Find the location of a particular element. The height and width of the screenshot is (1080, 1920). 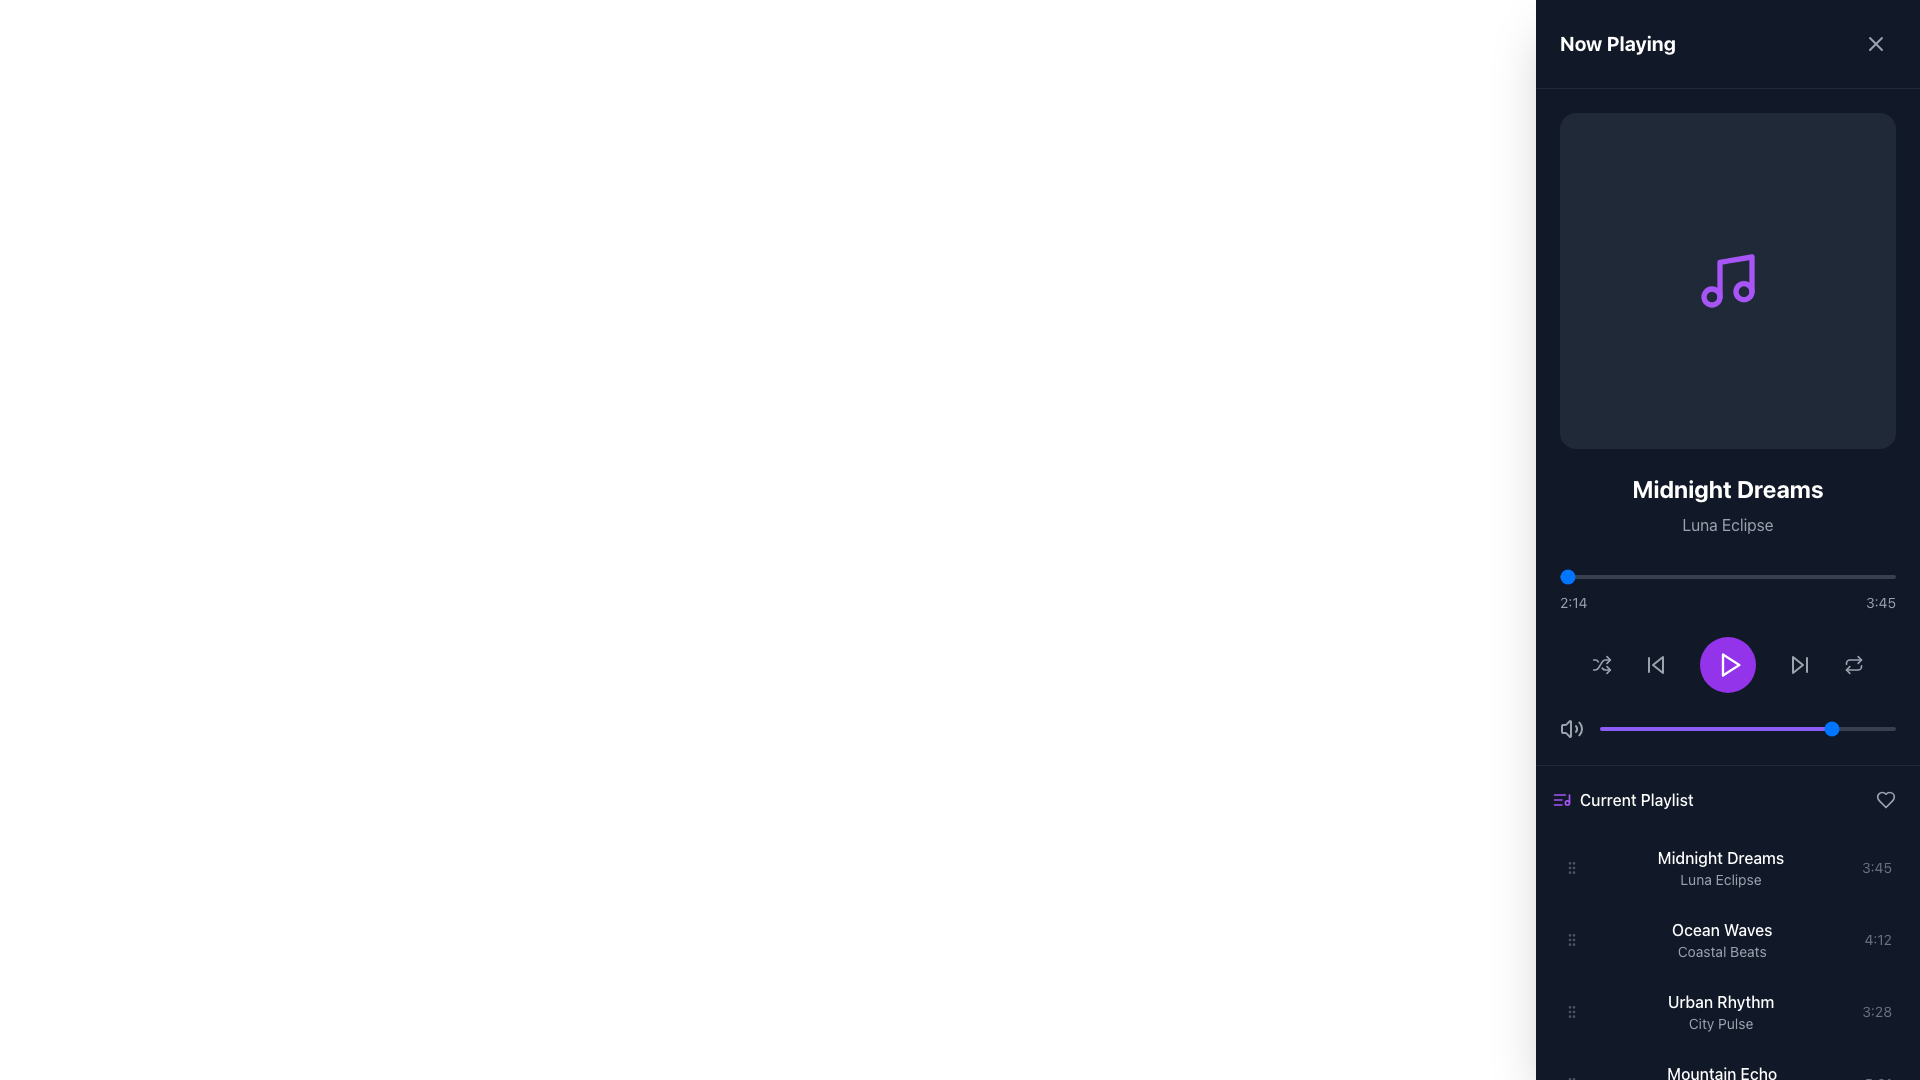

the slider is located at coordinates (1741, 729).